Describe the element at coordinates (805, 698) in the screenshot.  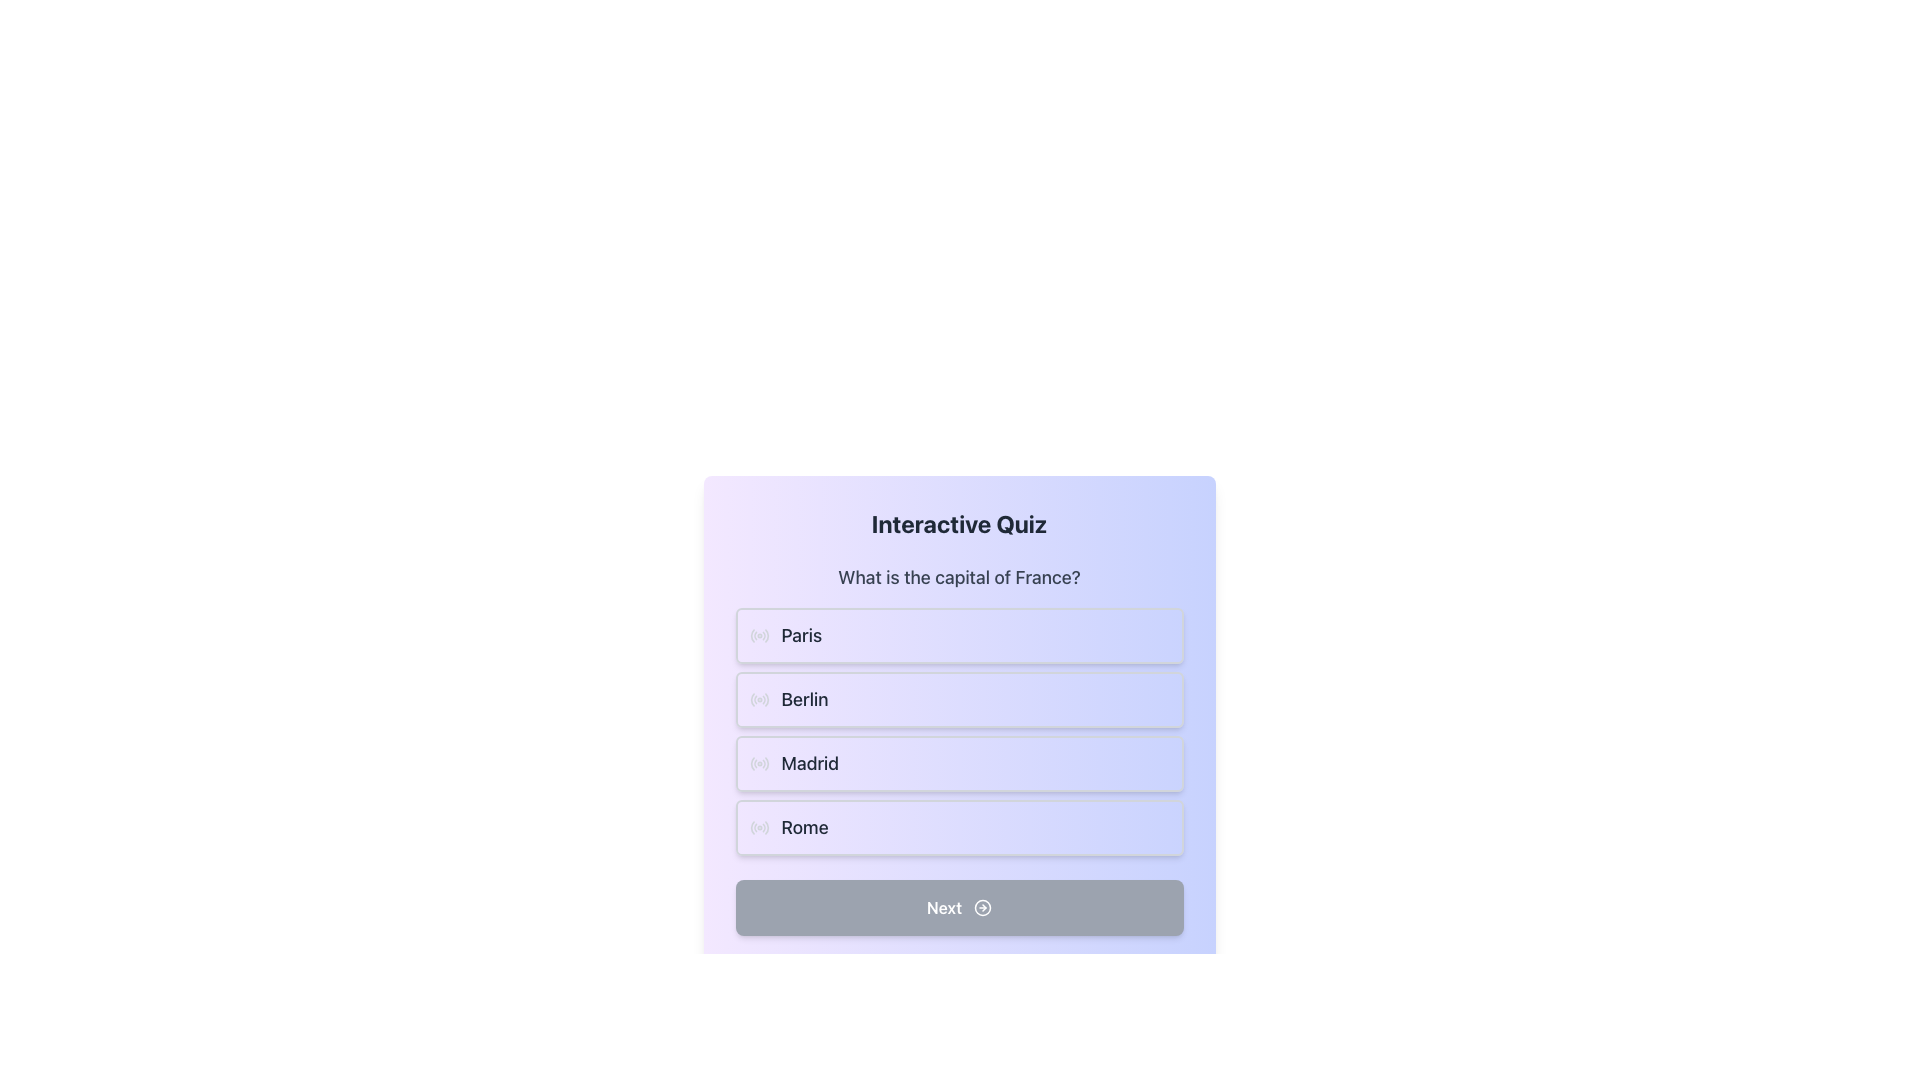
I see `the answer choice 'Berlin' in the quiz interface by clicking on it` at that location.